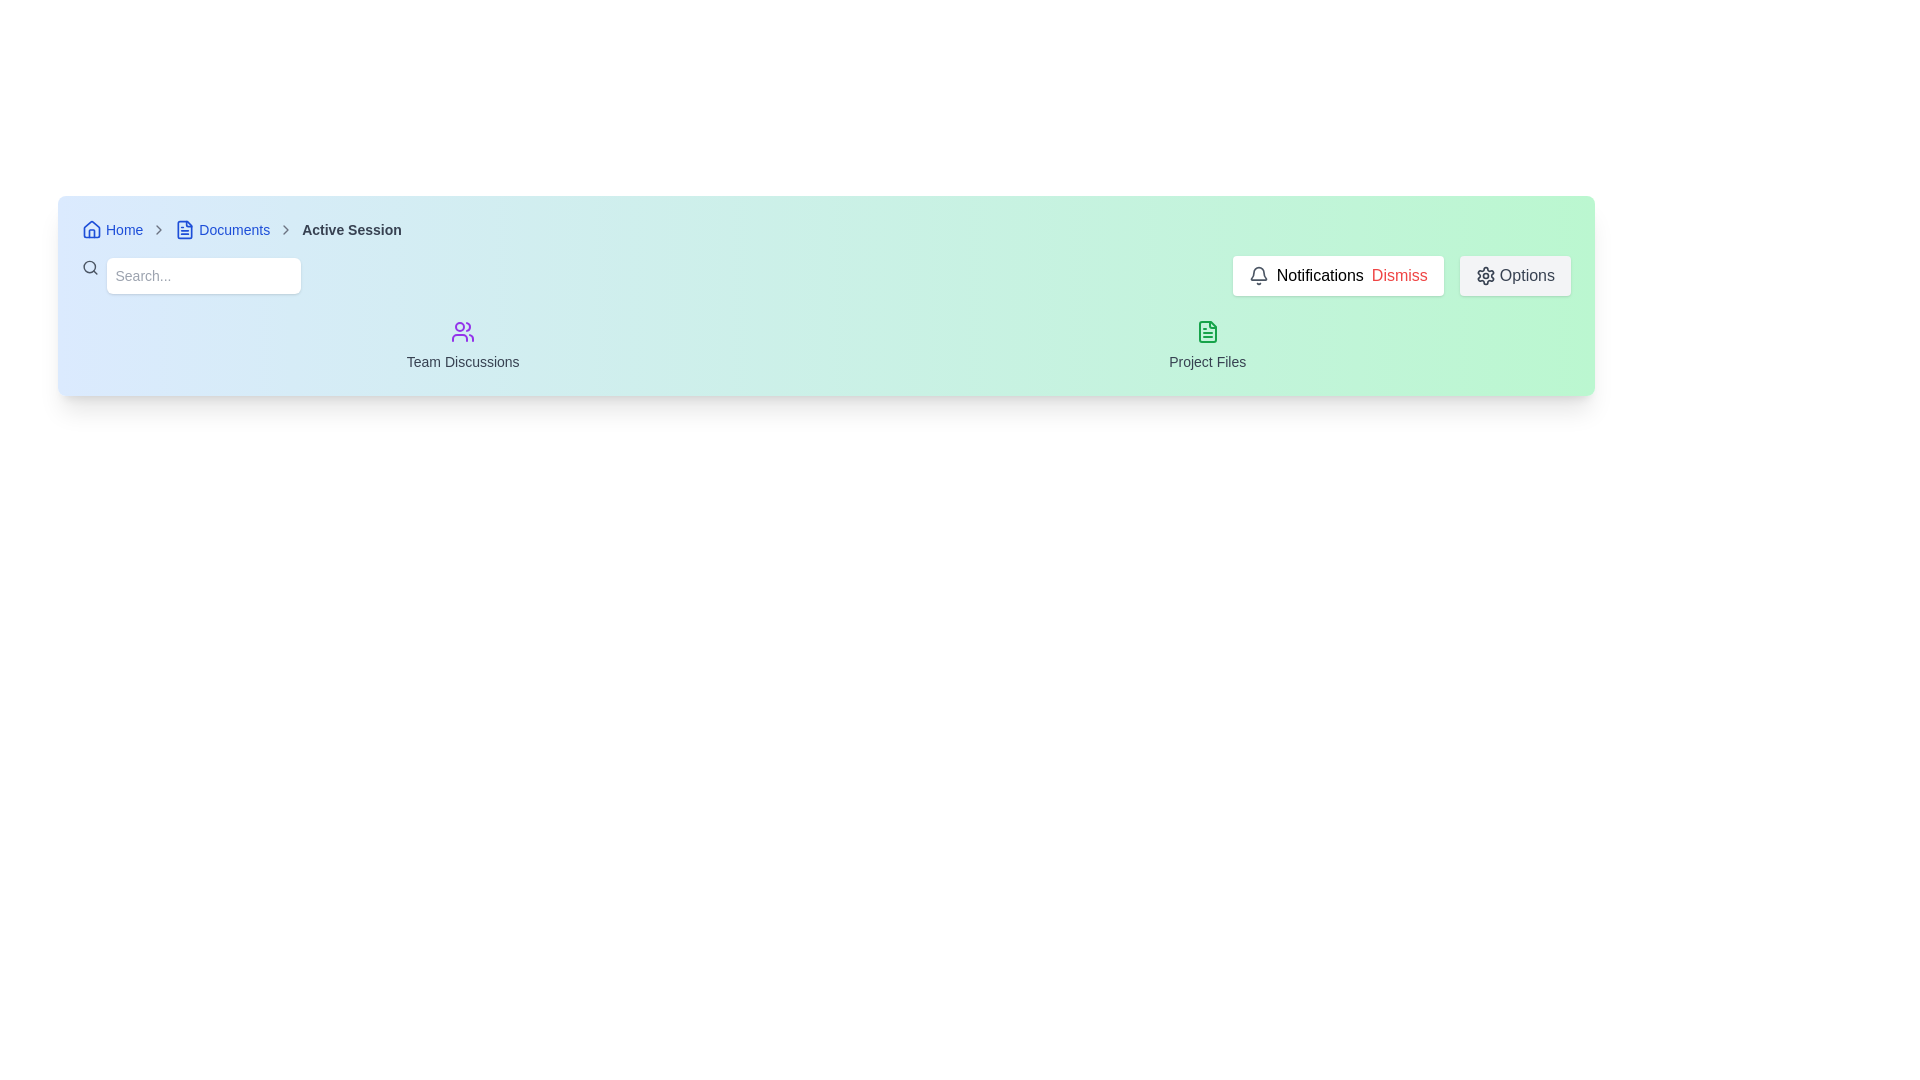 This screenshot has height=1080, width=1920. I want to click on the green document icon located above the 'Project Files' text, so click(1206, 330).